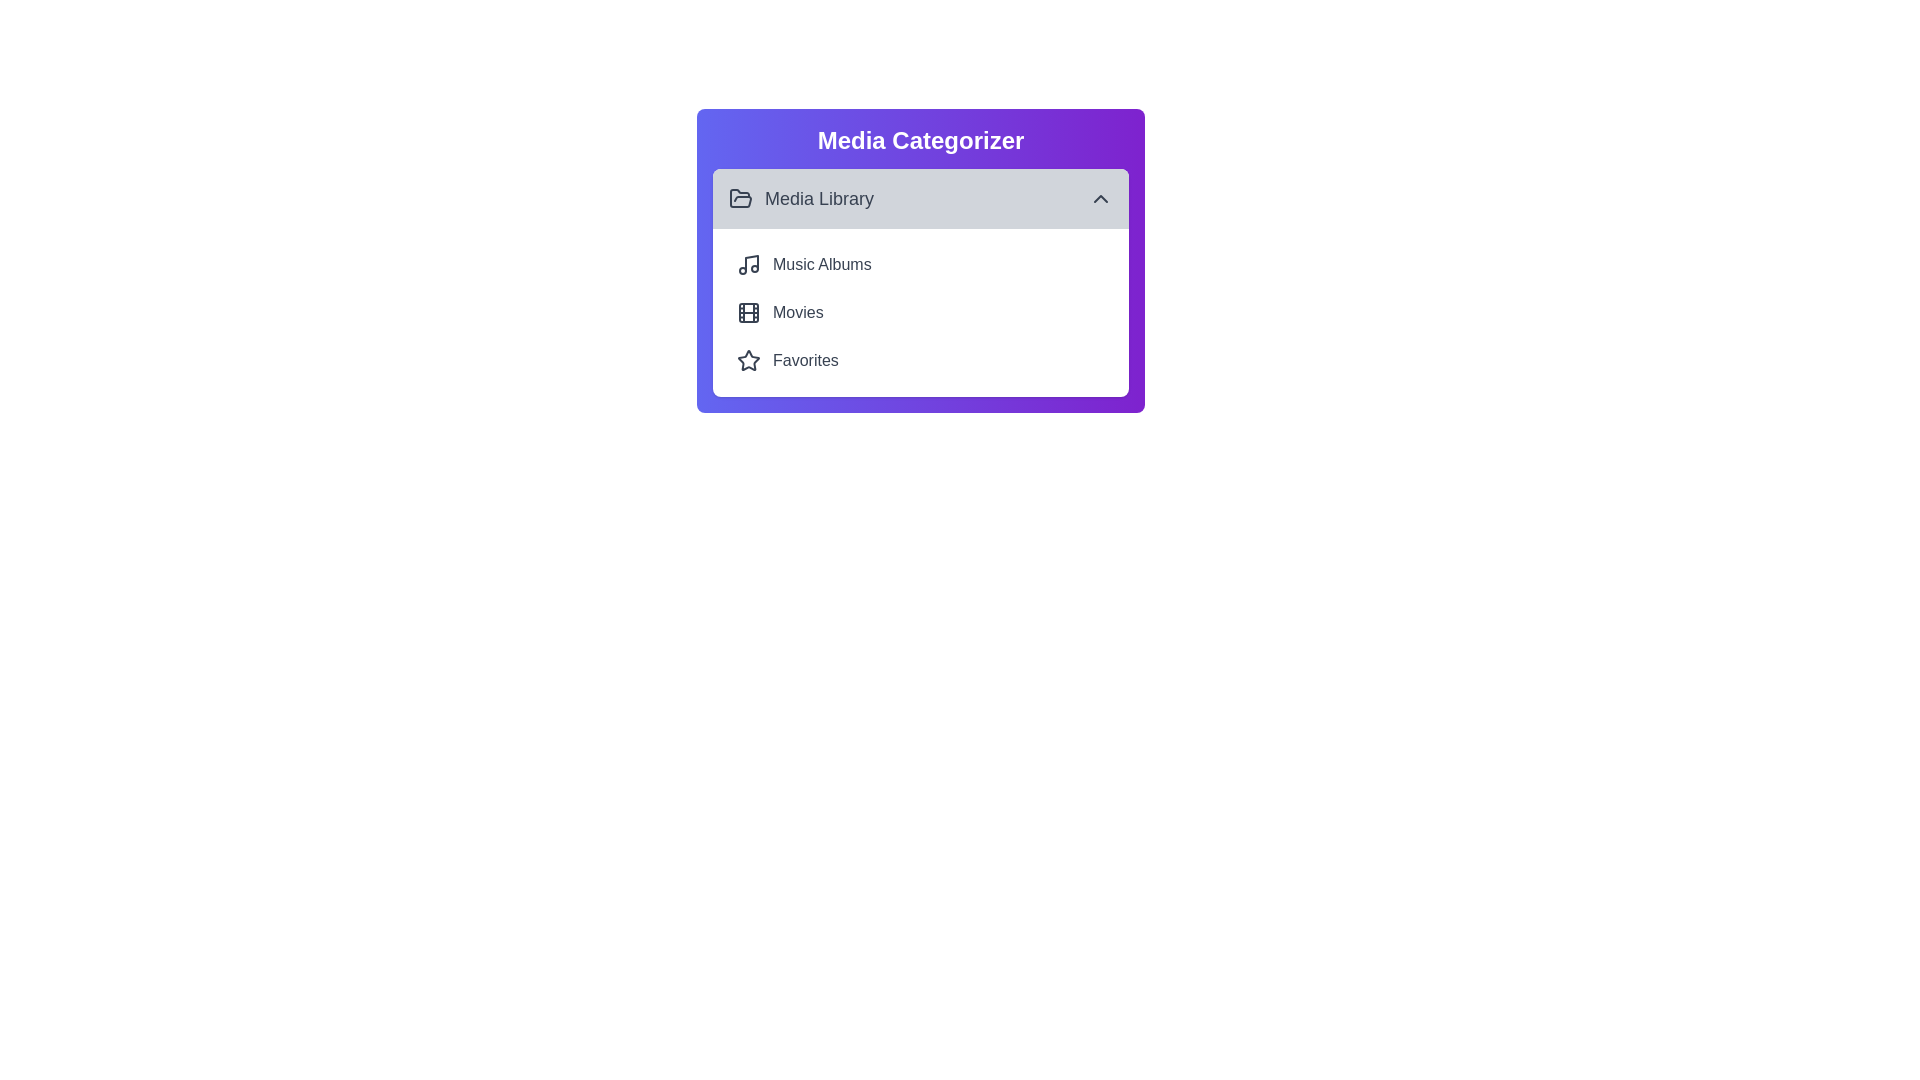  What do you see at coordinates (920, 312) in the screenshot?
I see `the menu item Movies to trigger its hover effect` at bounding box center [920, 312].